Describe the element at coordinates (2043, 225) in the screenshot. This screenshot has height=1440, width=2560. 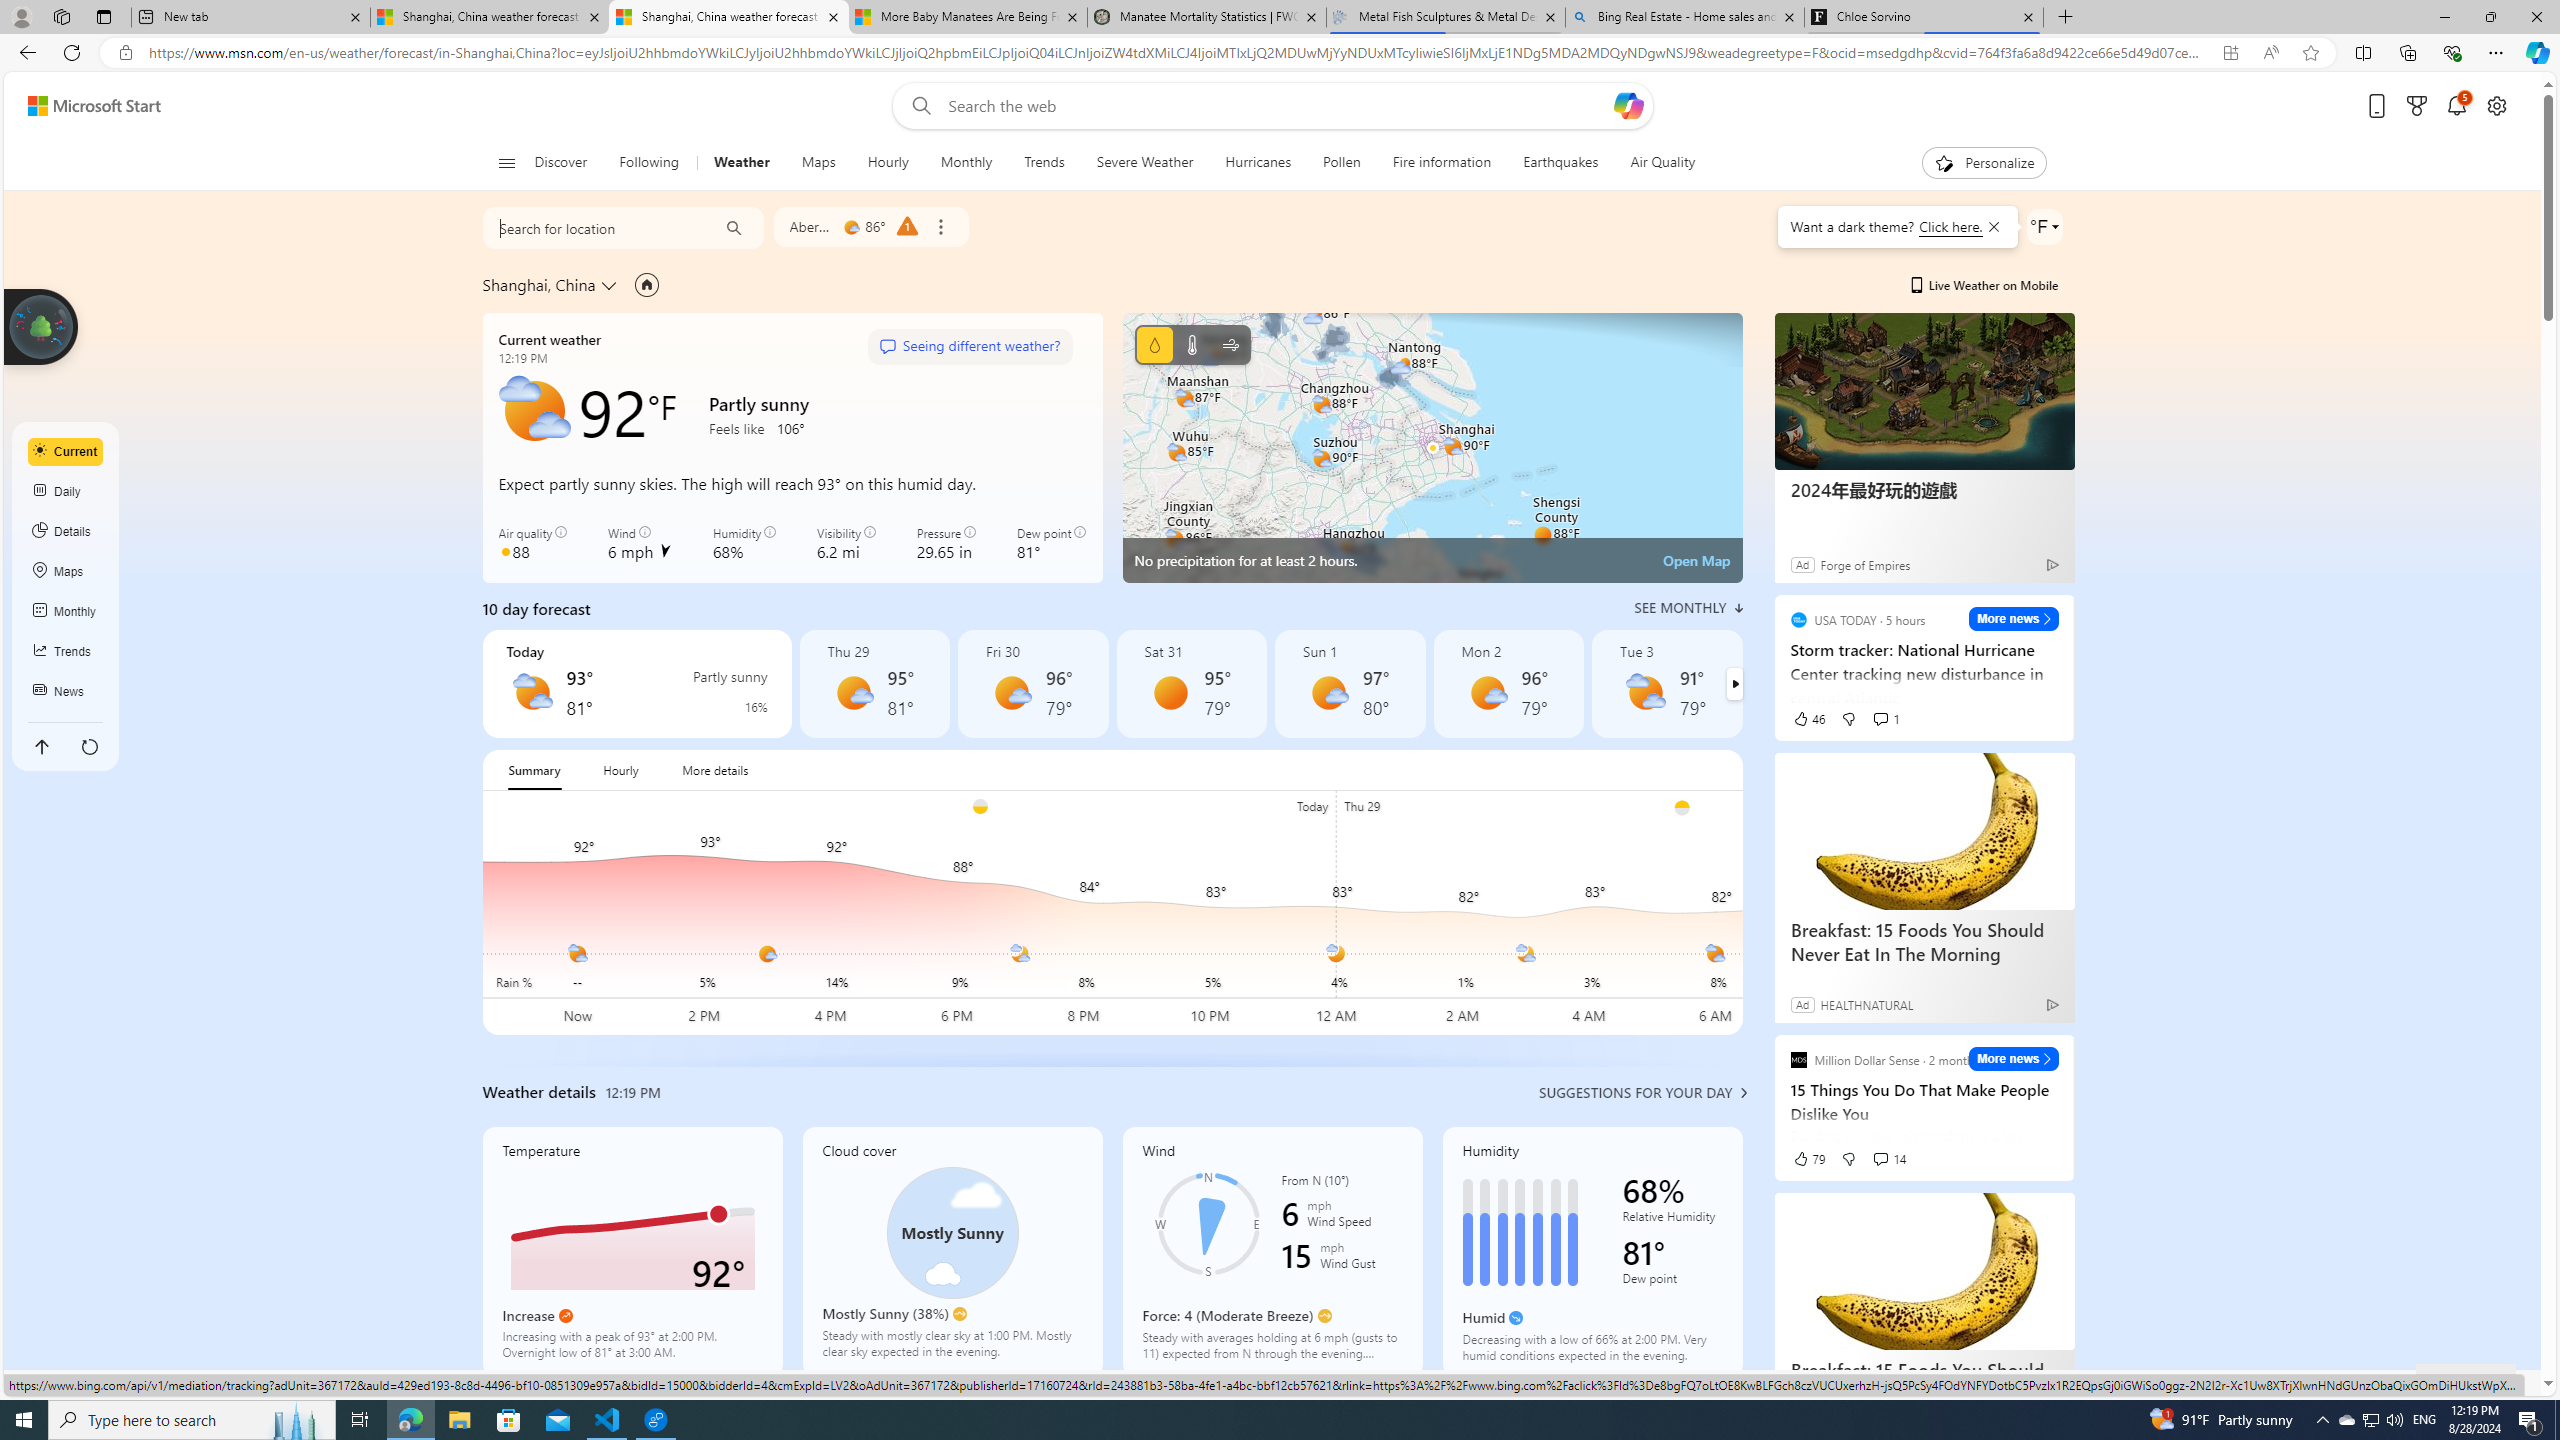
I see `'Weather settings'` at that location.